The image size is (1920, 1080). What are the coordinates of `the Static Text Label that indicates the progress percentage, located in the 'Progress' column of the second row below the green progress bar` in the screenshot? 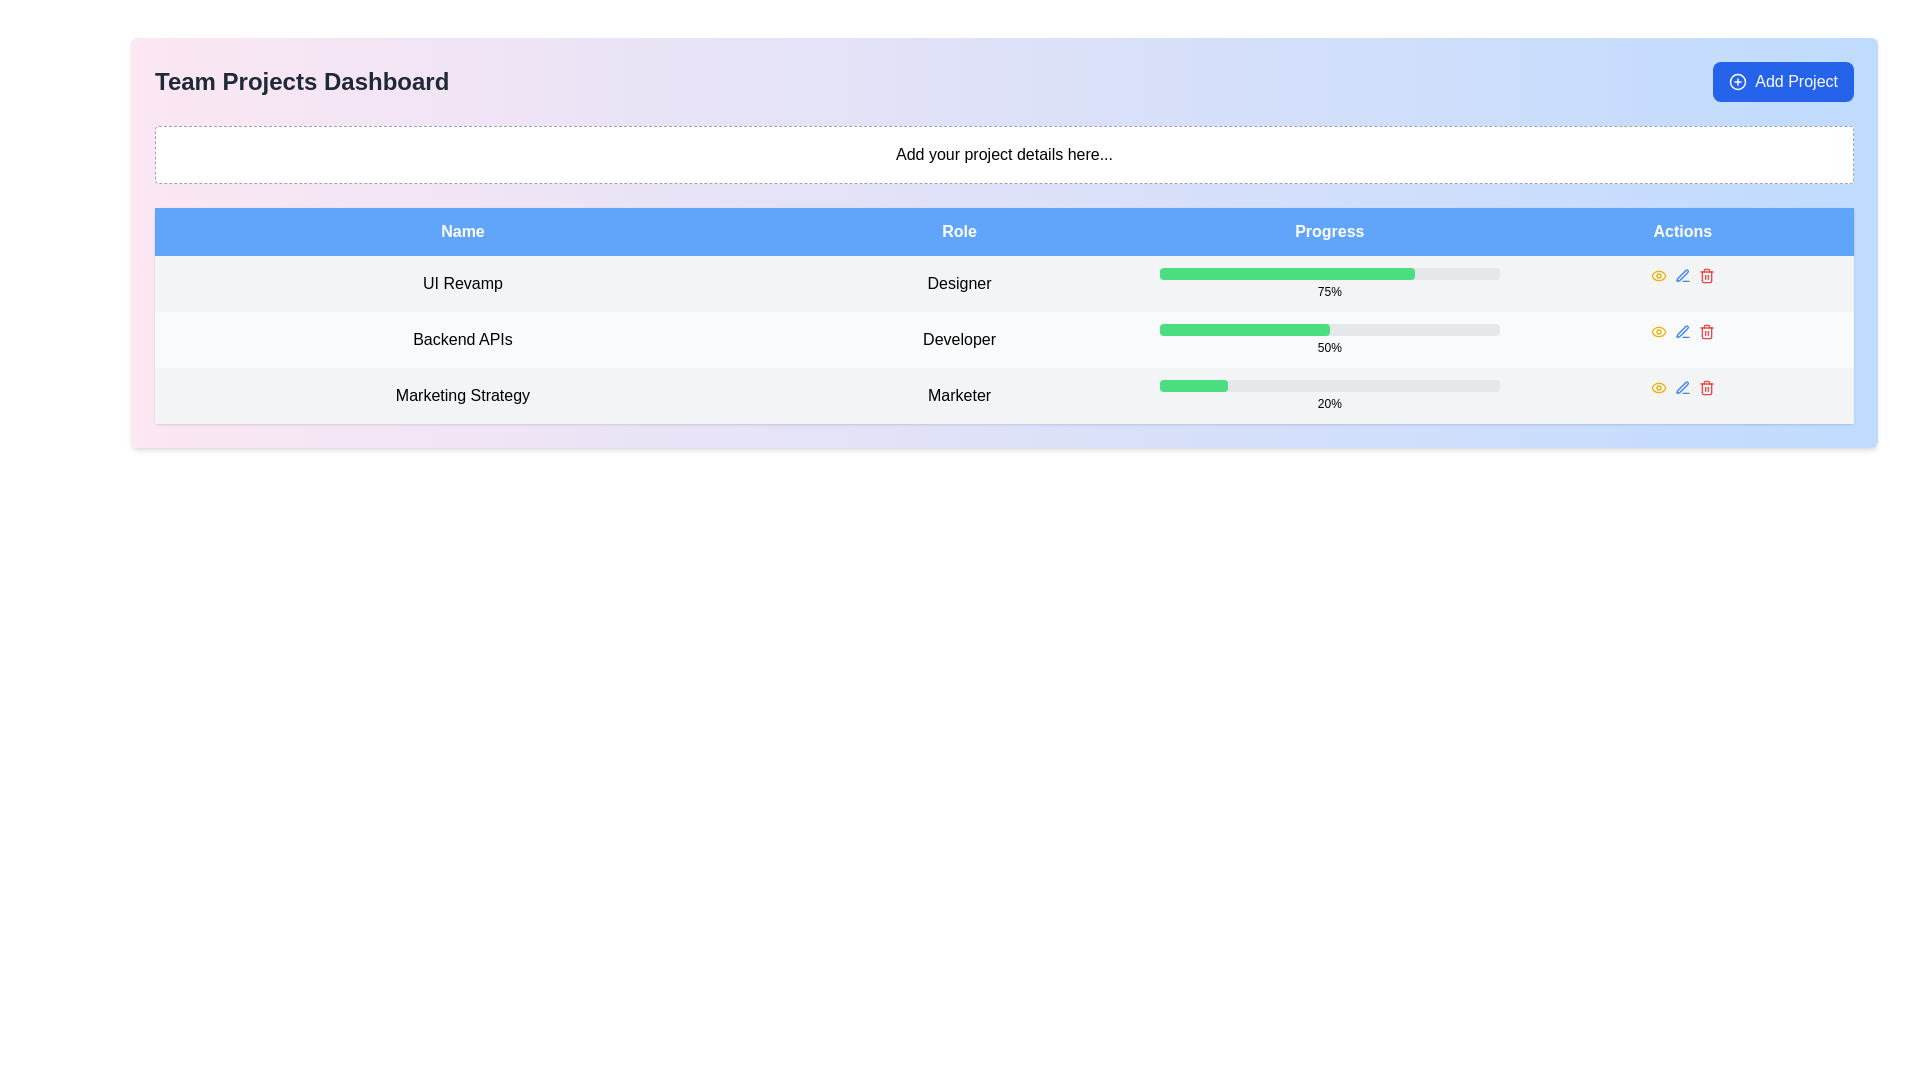 It's located at (1329, 346).